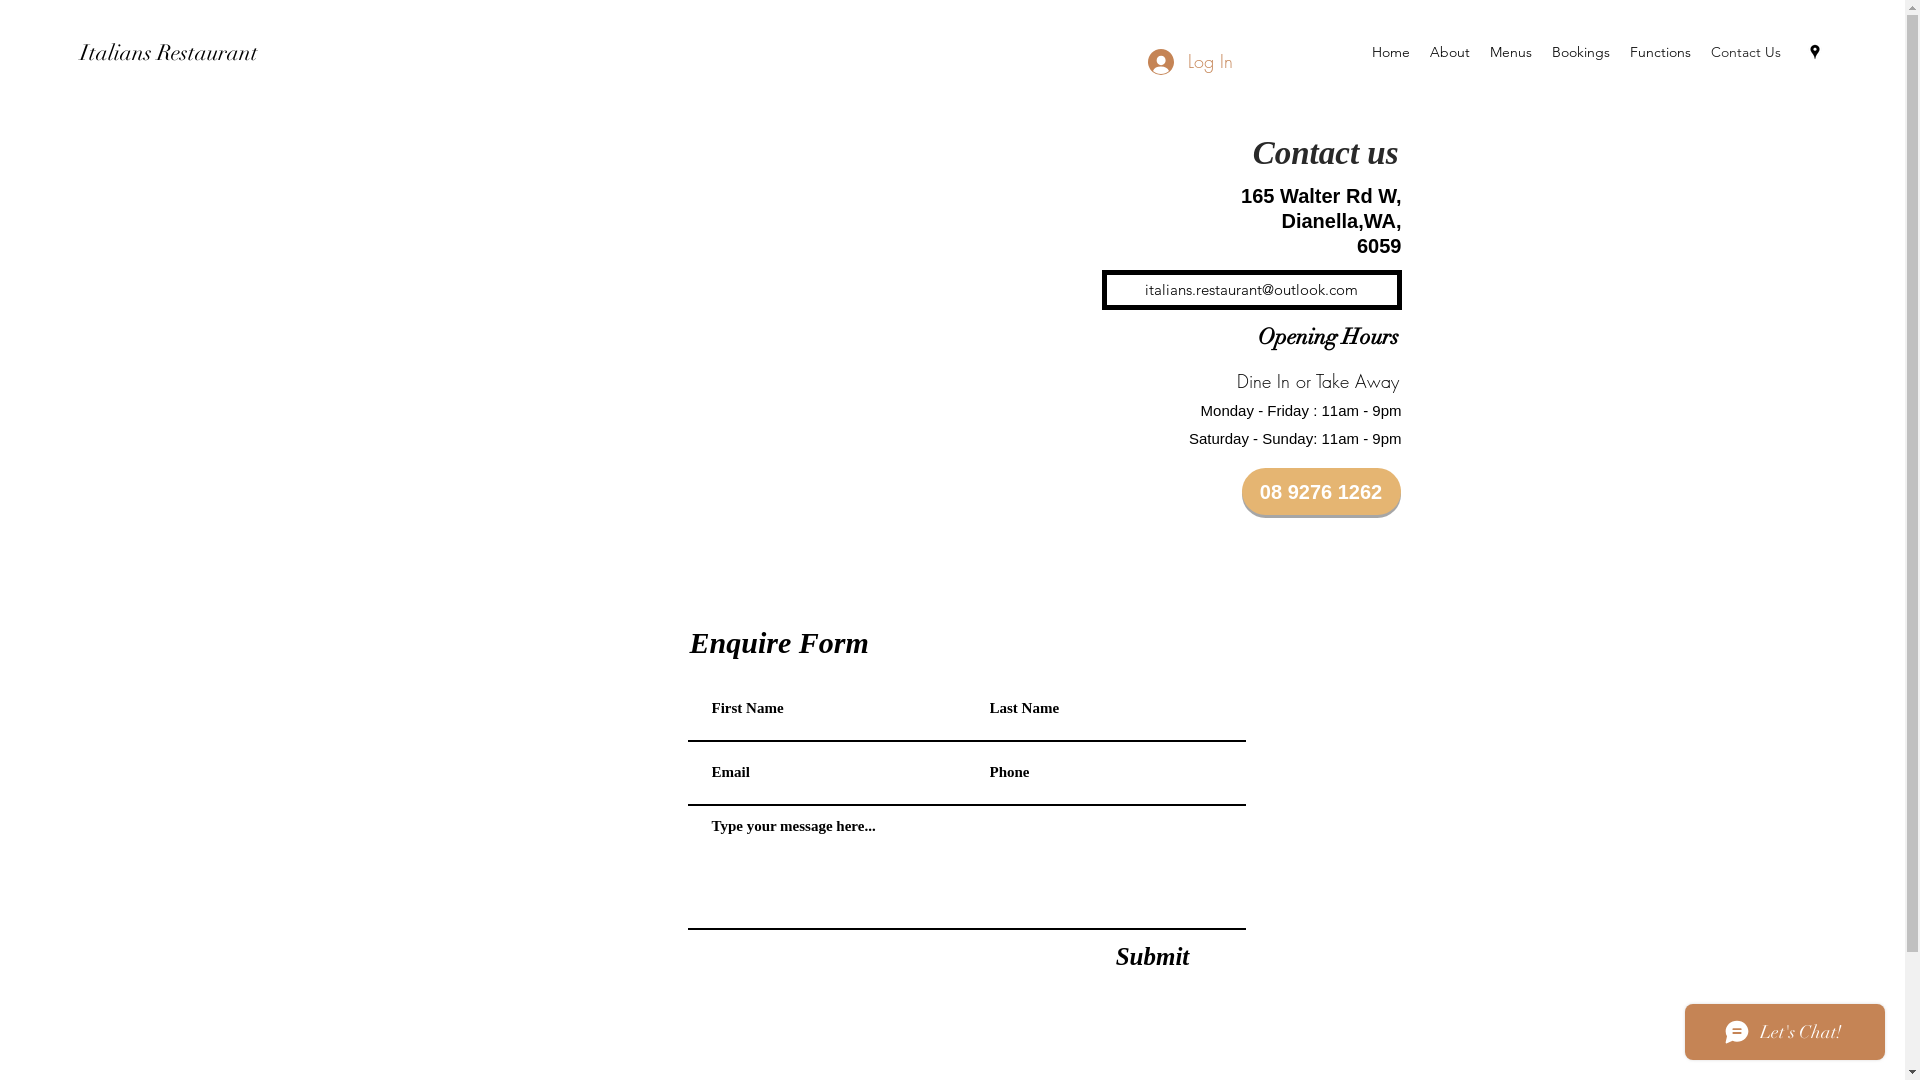  I want to click on 'Functions', so click(1660, 50).